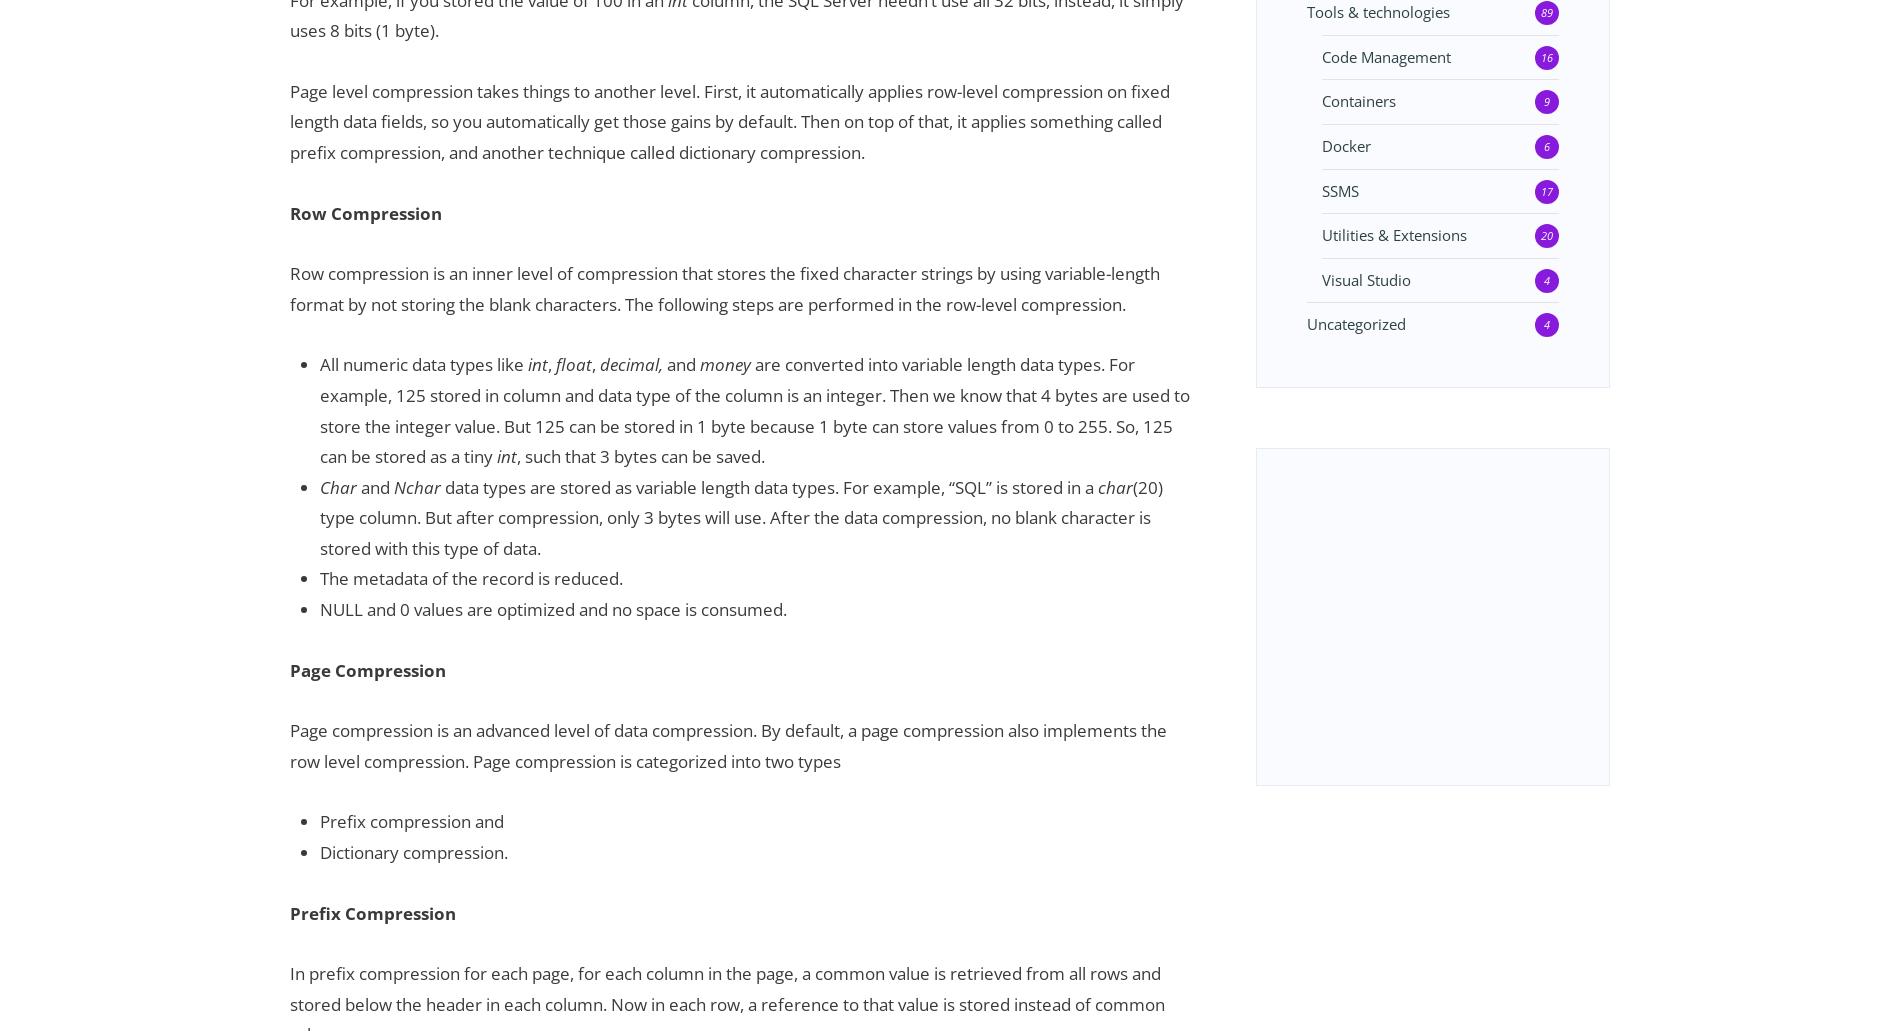 The height and width of the screenshot is (1031, 1900). I want to click on 'money', so click(724, 363).